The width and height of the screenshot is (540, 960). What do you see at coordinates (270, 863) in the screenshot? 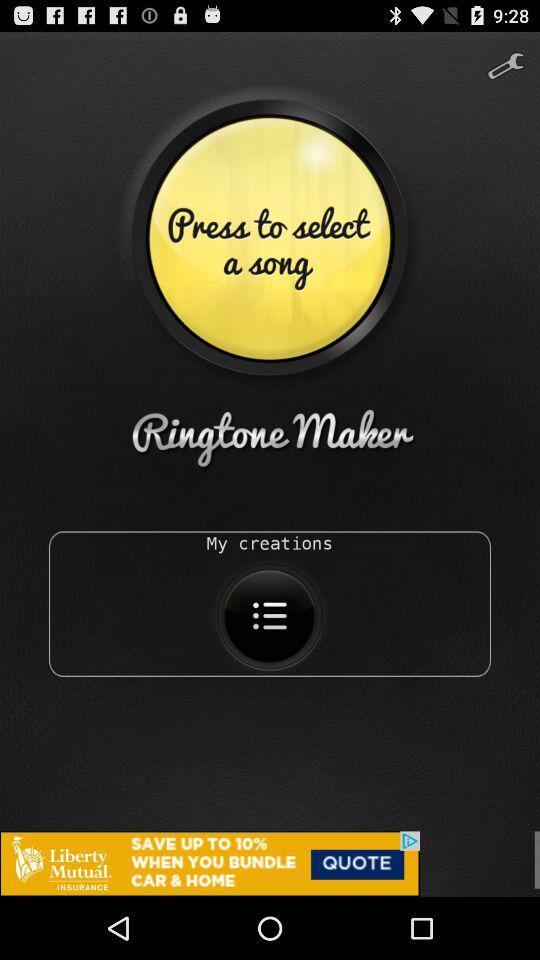
I see `option` at bounding box center [270, 863].